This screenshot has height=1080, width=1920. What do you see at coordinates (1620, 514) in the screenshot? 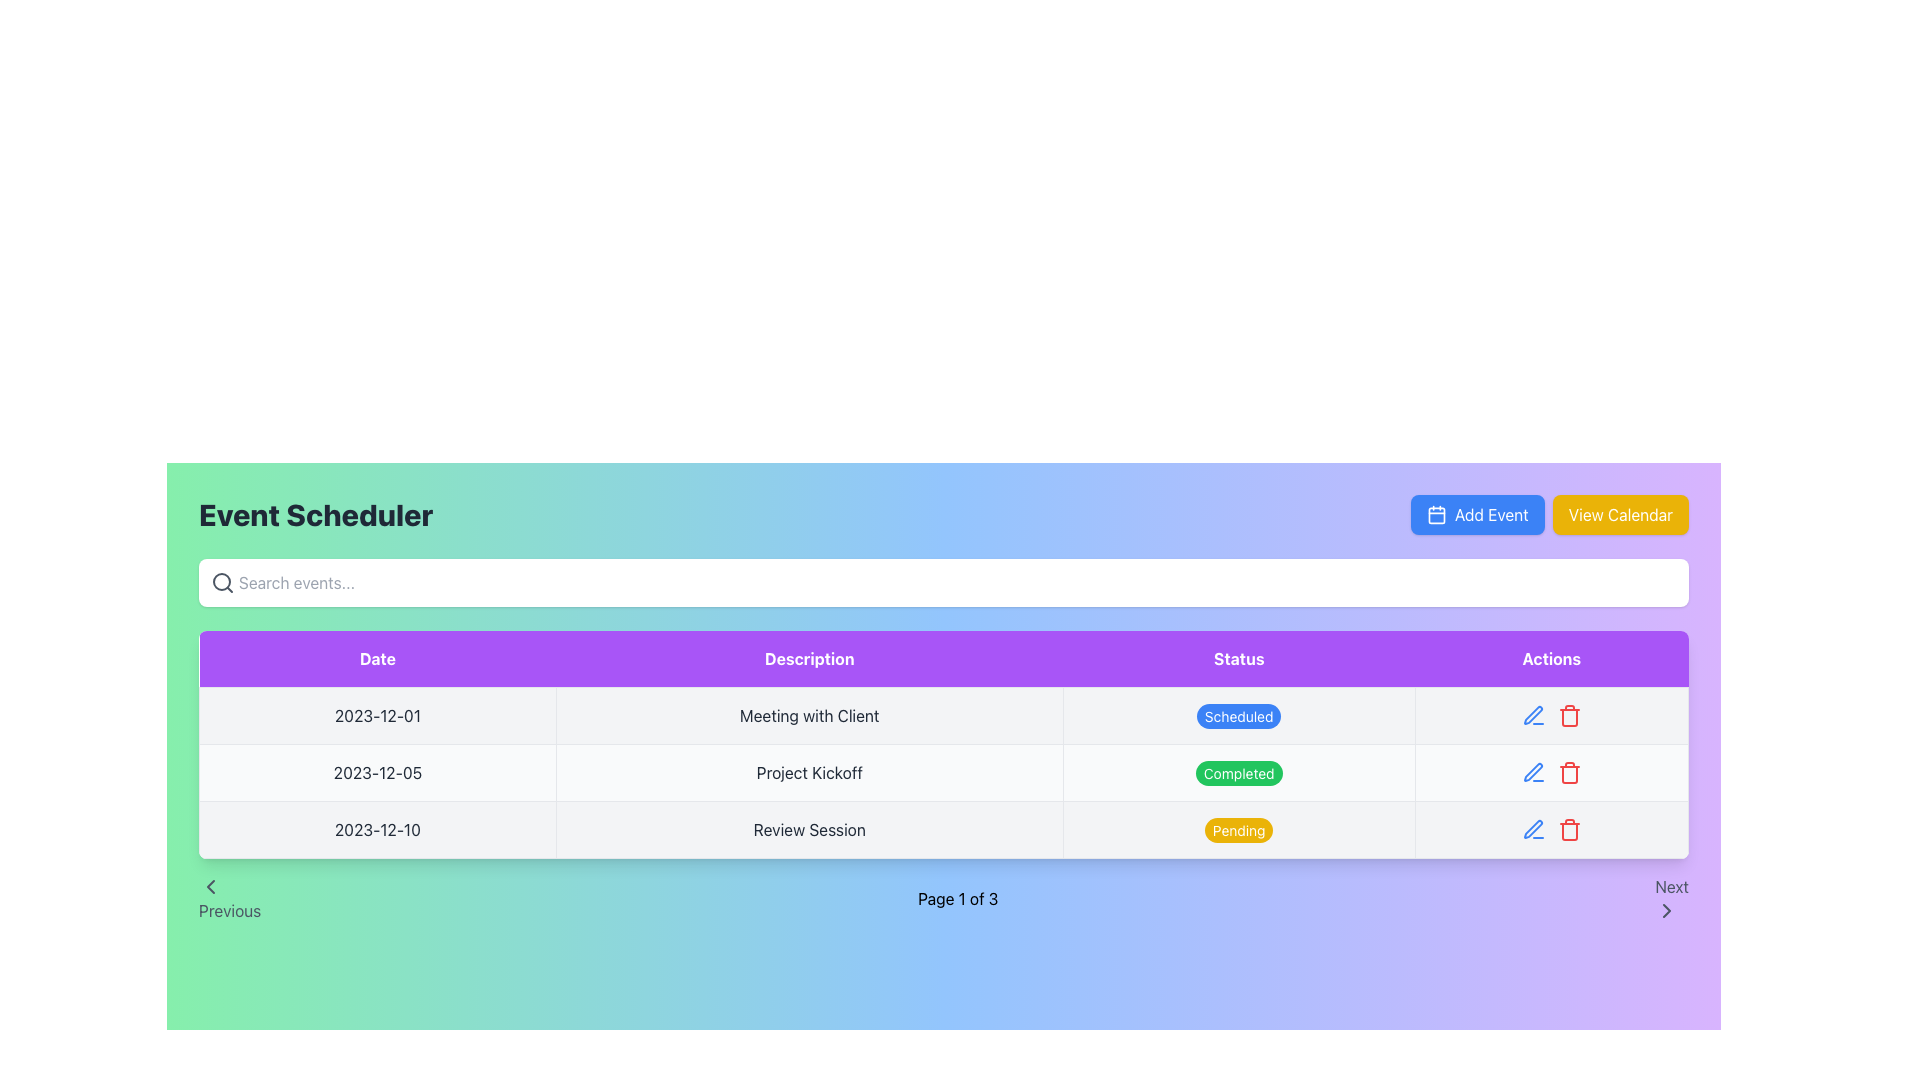
I see `the blue button located in the header section, next to the 'Add Event' button` at bounding box center [1620, 514].